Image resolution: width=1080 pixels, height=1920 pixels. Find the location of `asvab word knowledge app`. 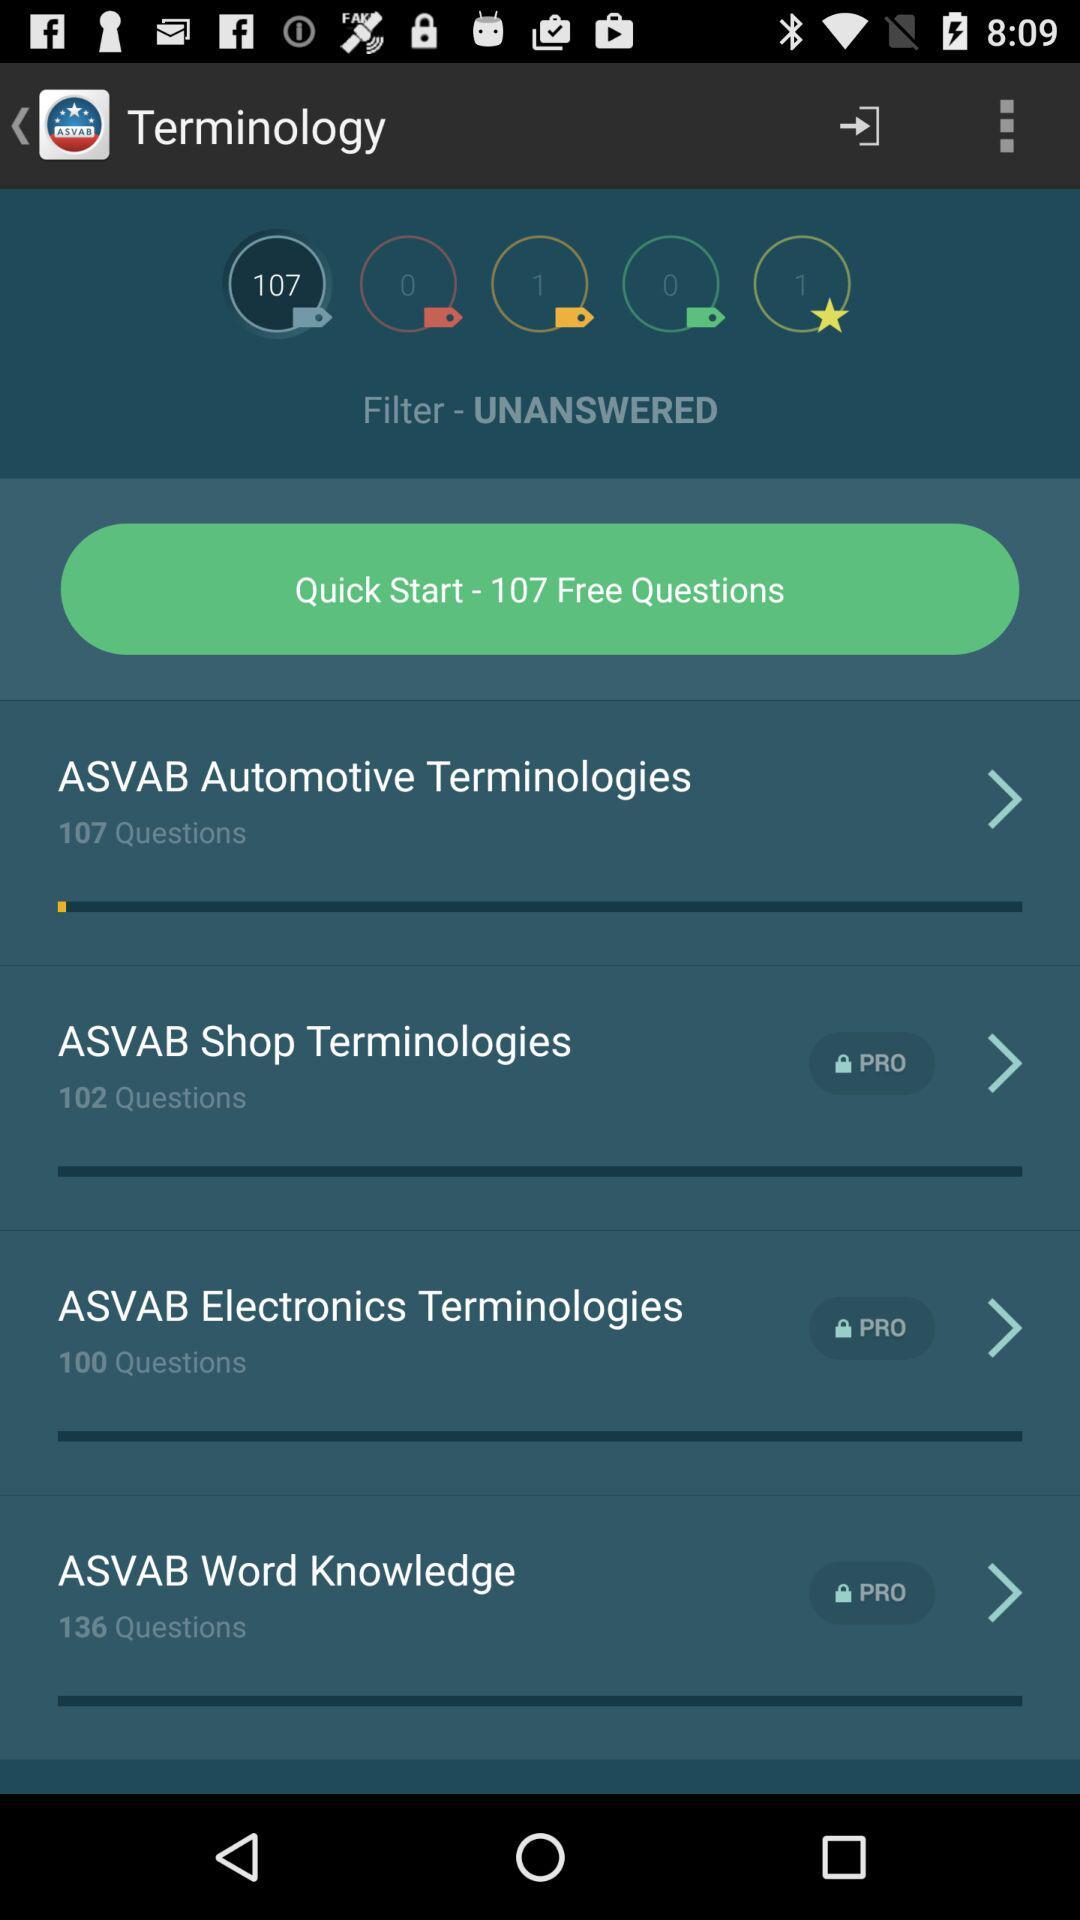

asvab word knowledge app is located at coordinates (286, 1568).